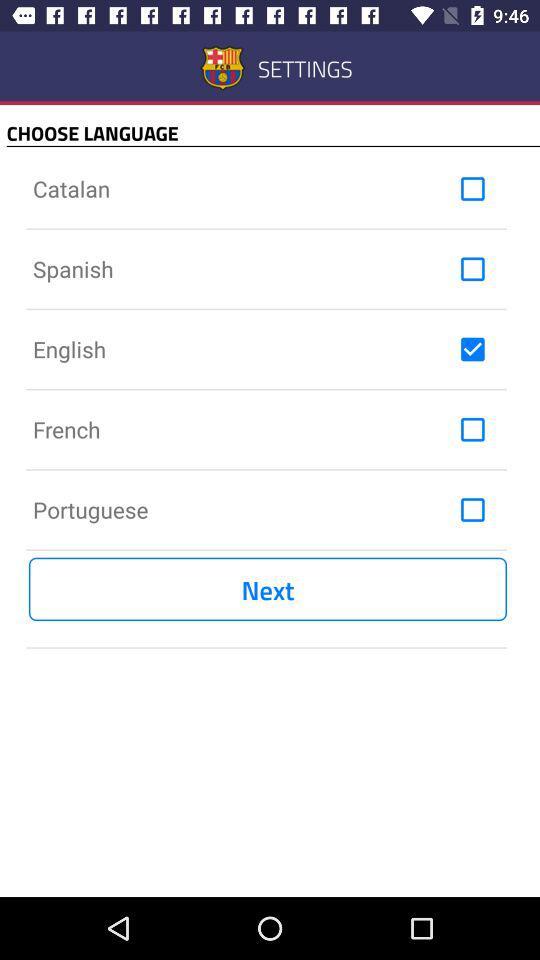  Describe the element at coordinates (472, 189) in the screenshot. I see `option` at that location.